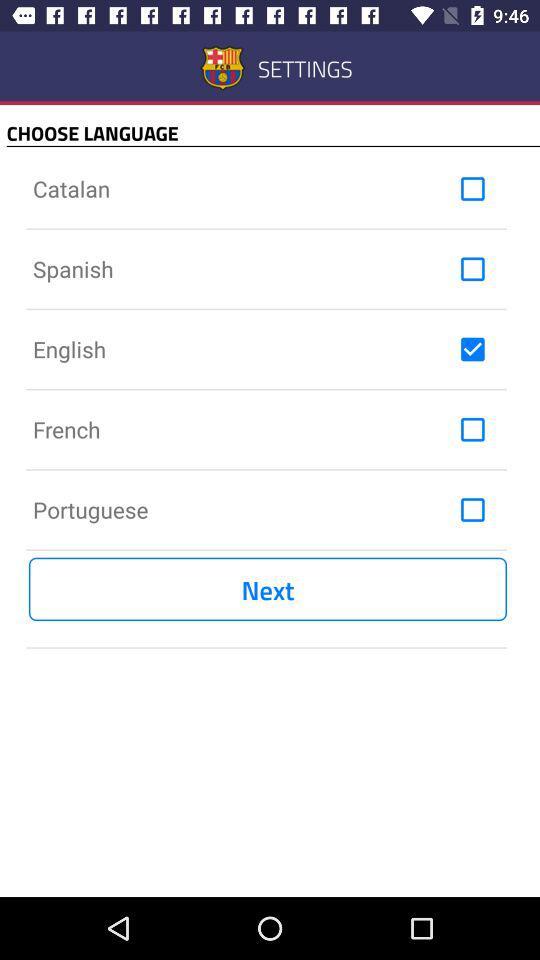  Describe the element at coordinates (472, 189) in the screenshot. I see `option` at that location.